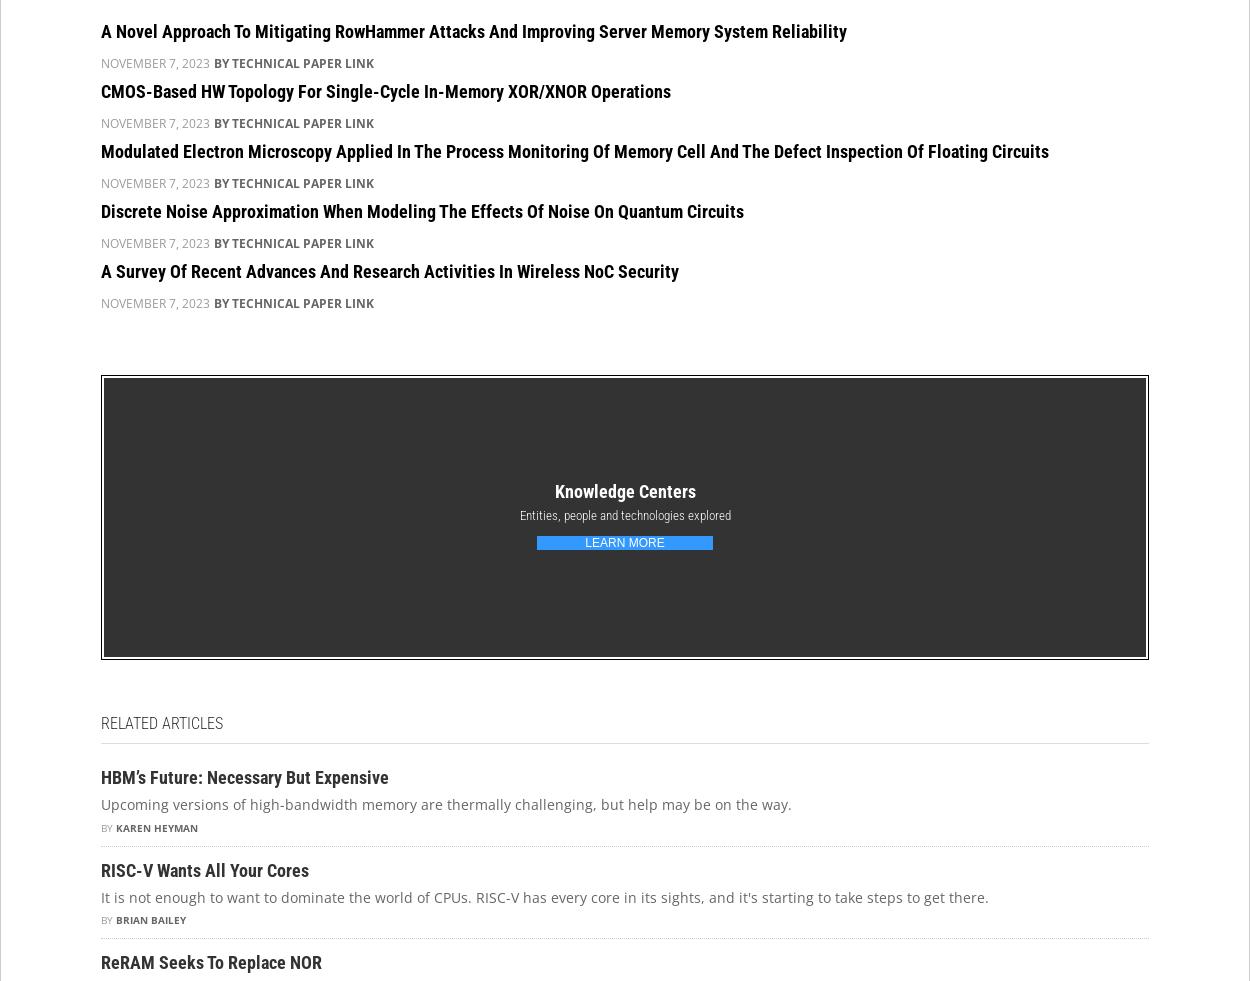 The width and height of the screenshot is (1250, 981). Describe the element at coordinates (623, 490) in the screenshot. I see `'Knowledge Centers'` at that location.